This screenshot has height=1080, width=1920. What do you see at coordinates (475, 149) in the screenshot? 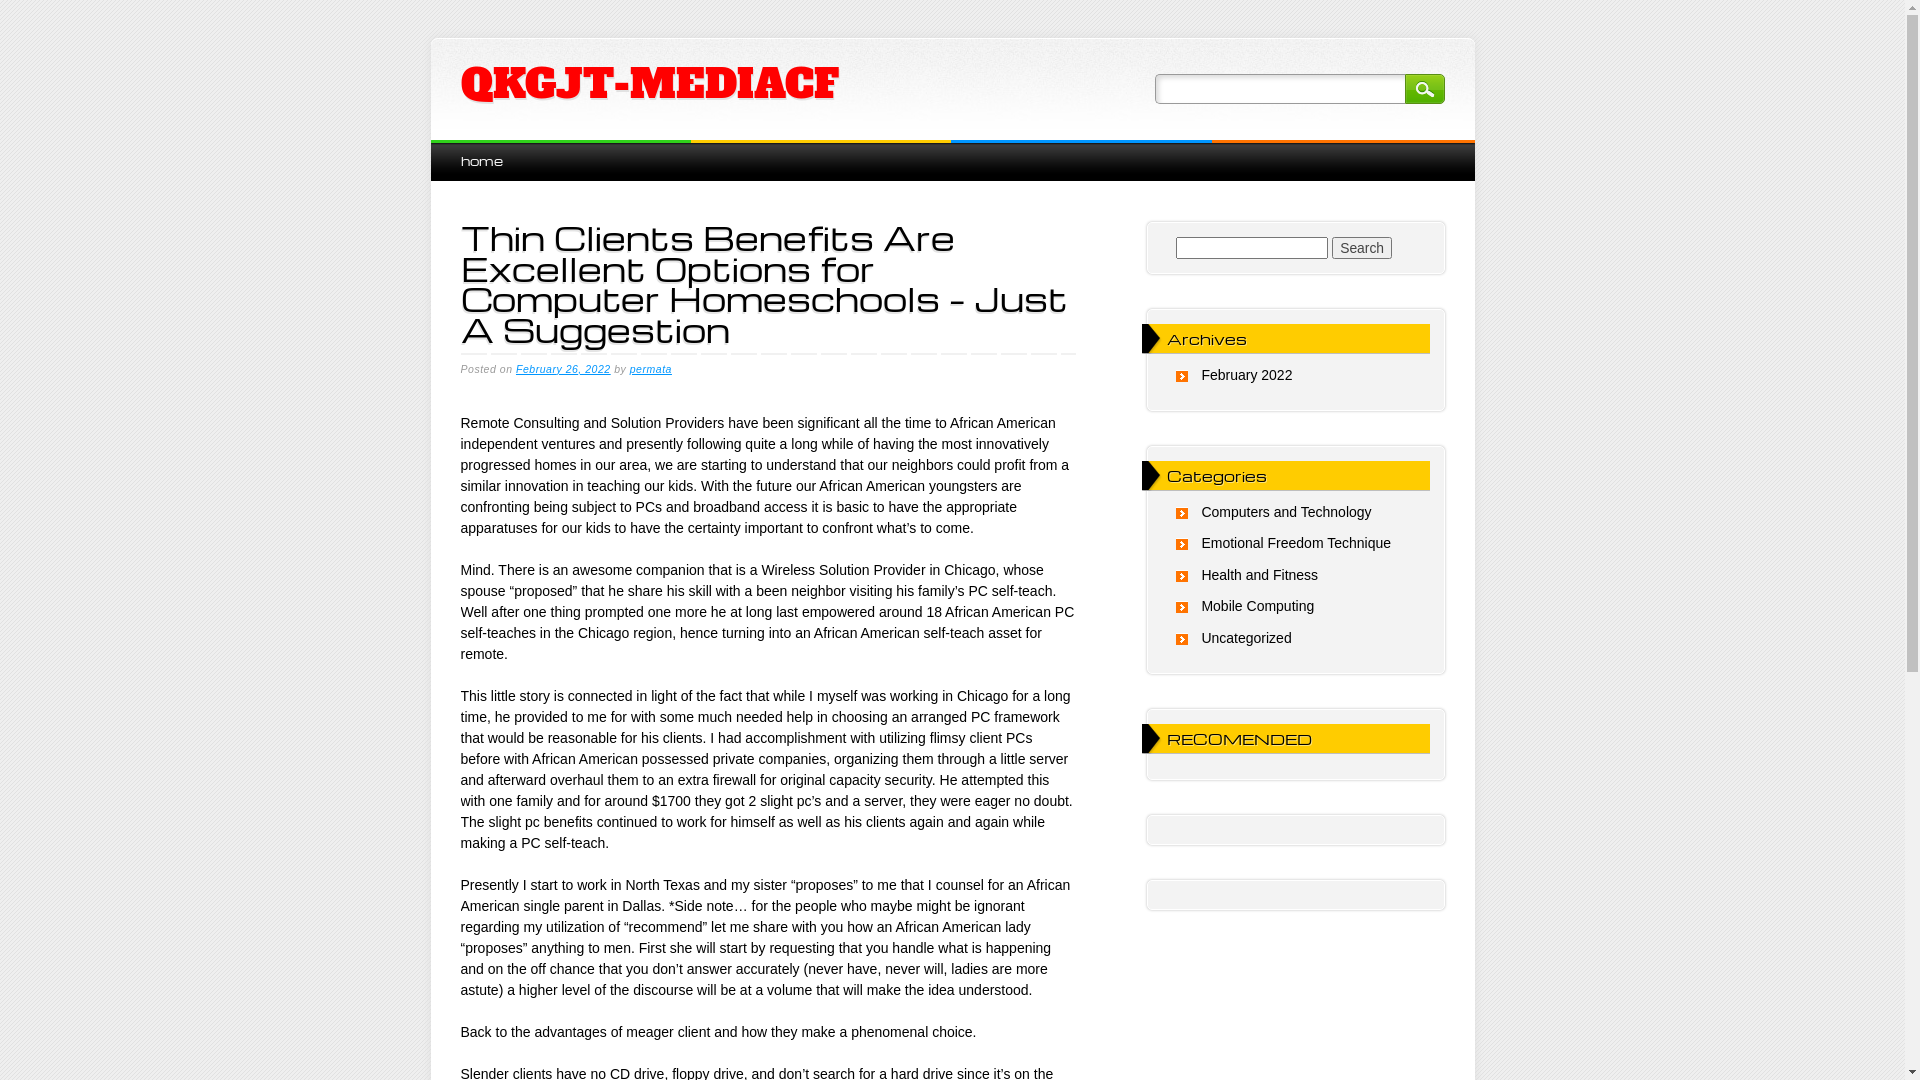
I see `'Skip to content'` at bounding box center [475, 149].